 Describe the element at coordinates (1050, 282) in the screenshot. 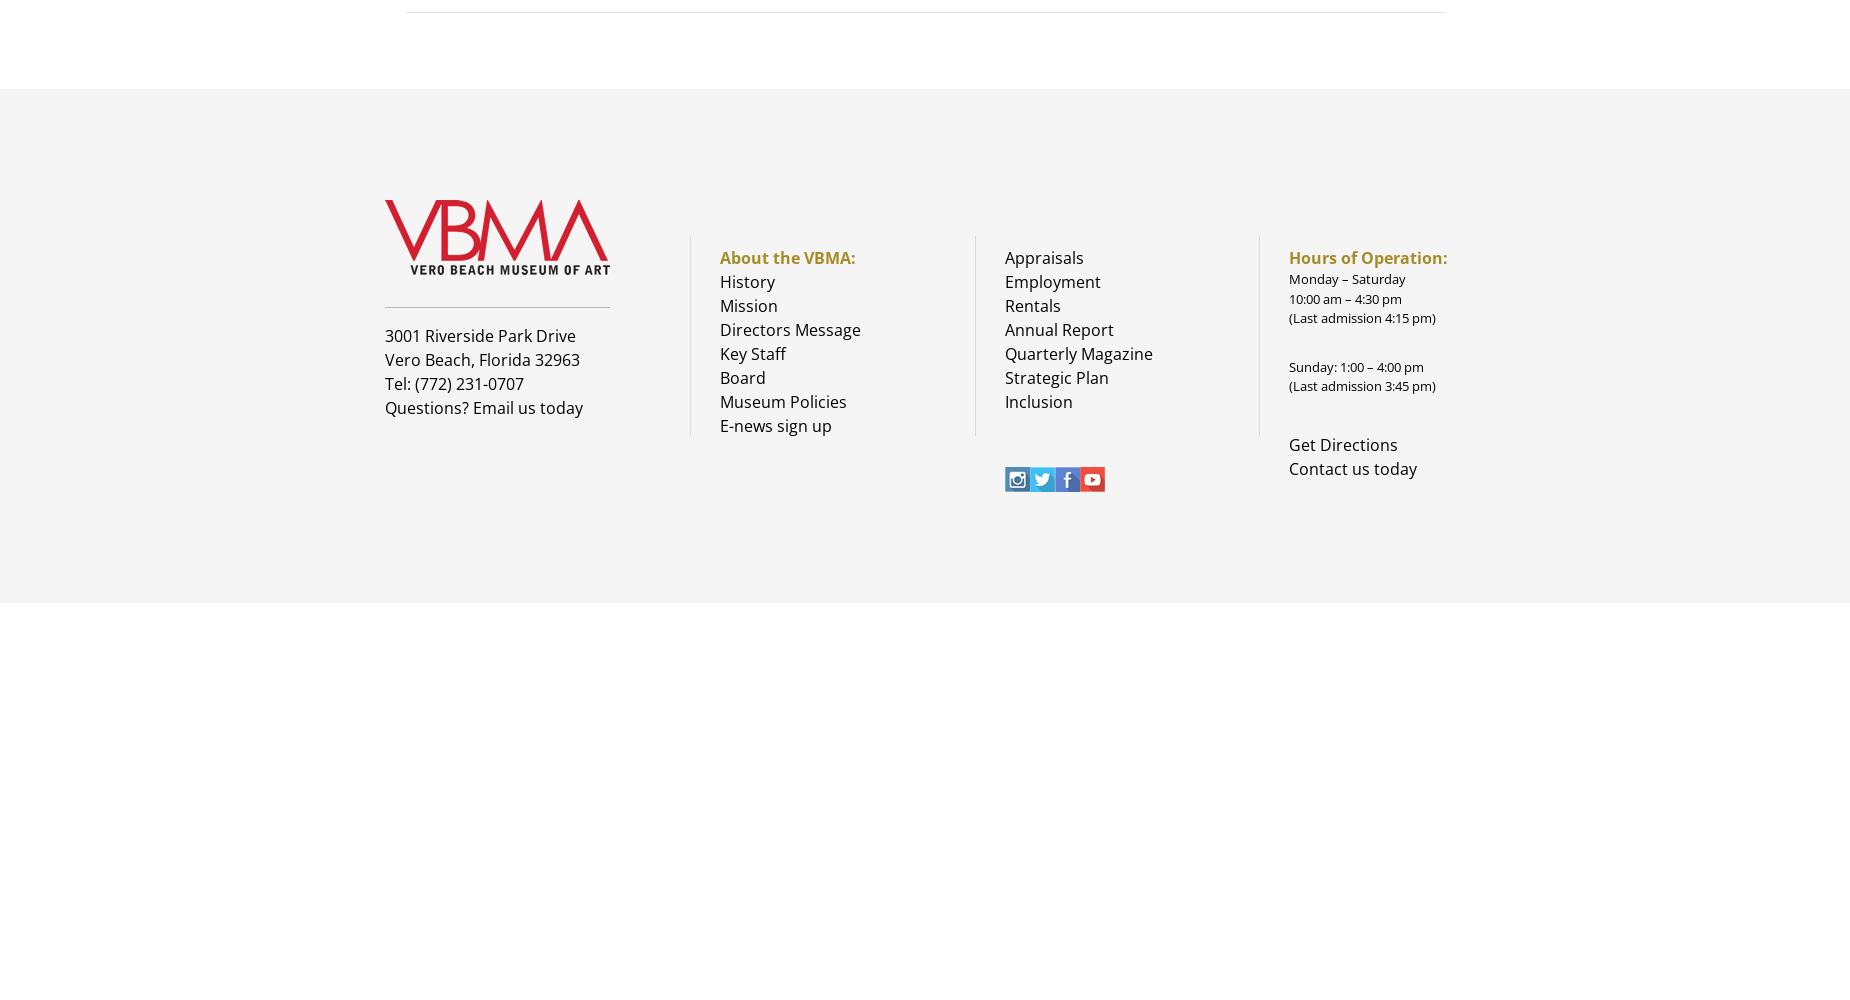

I see `'Employment'` at that location.